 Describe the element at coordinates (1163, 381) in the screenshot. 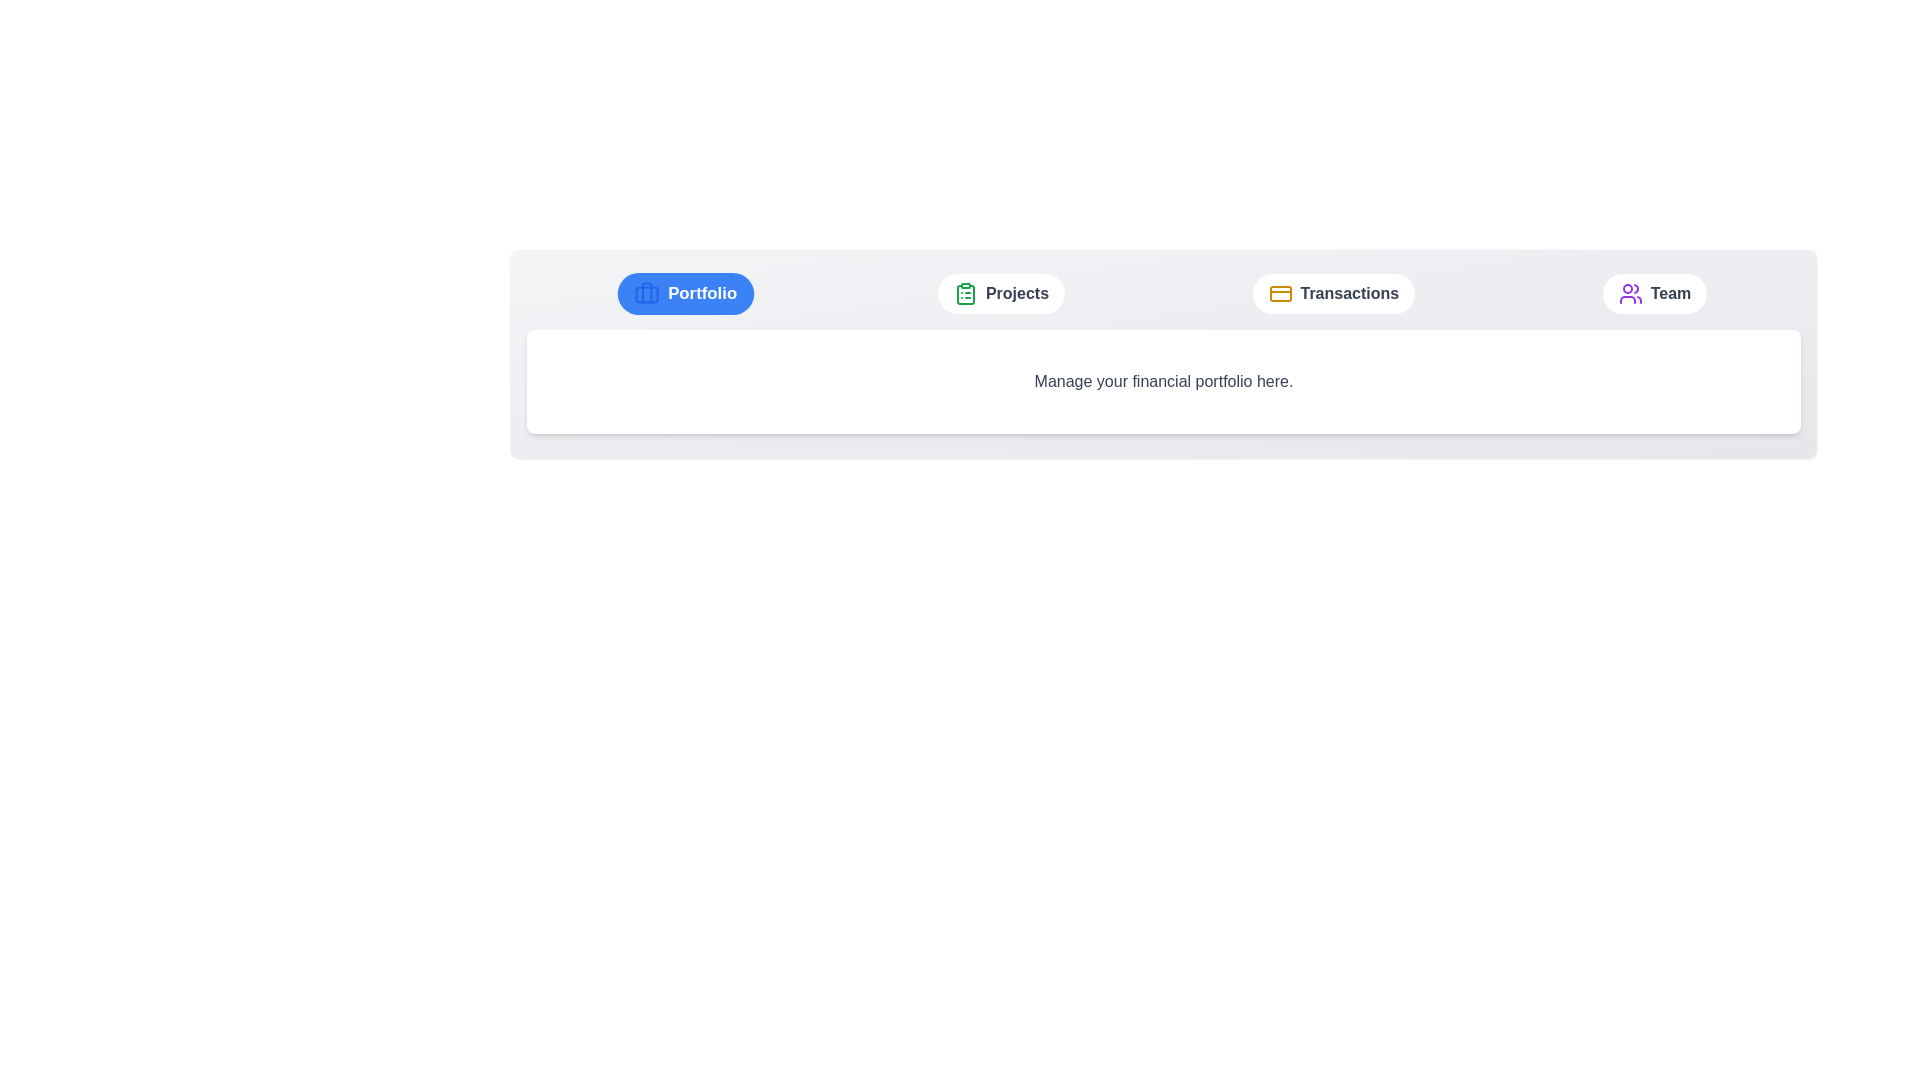

I see `the text 'Manage your financial portfolio here.'` at that location.